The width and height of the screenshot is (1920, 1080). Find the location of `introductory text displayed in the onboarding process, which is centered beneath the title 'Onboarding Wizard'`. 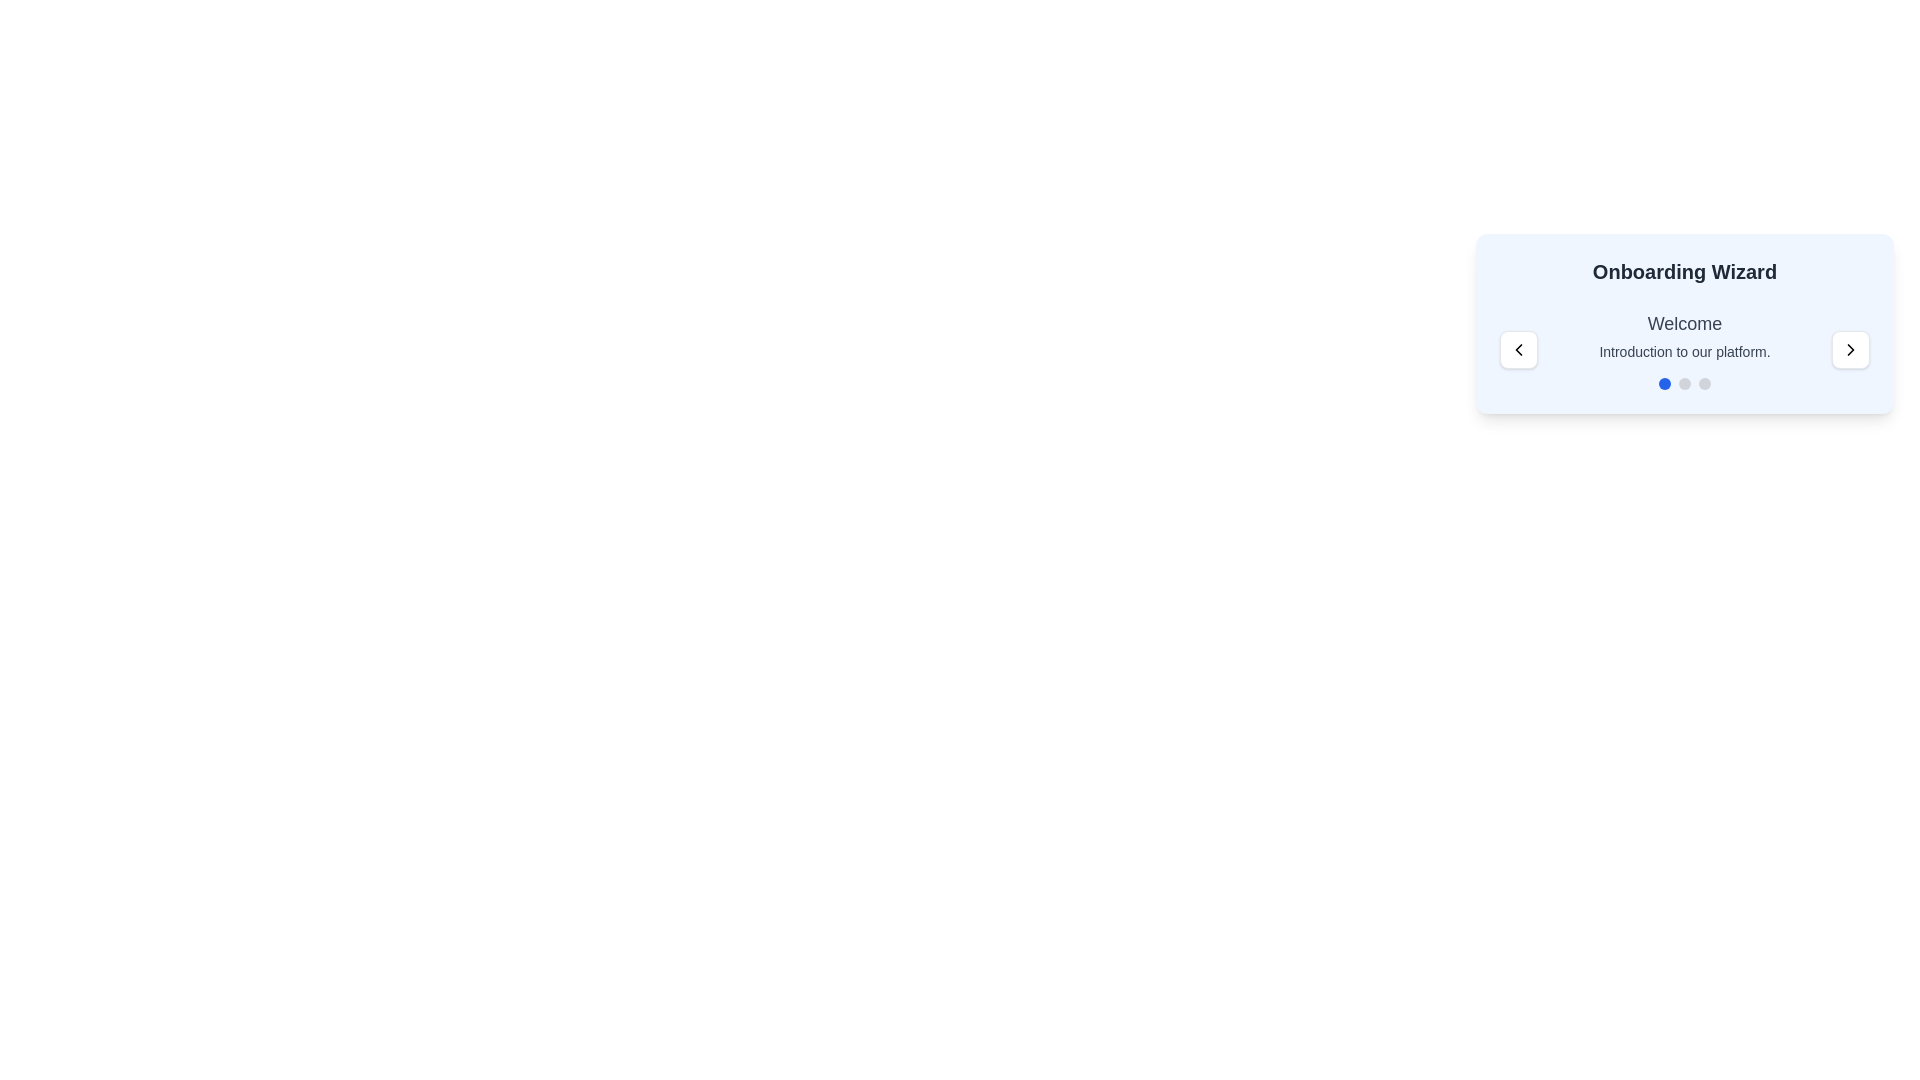

introductory text displayed in the onboarding process, which is centered beneath the title 'Onboarding Wizard' is located at coordinates (1683, 349).